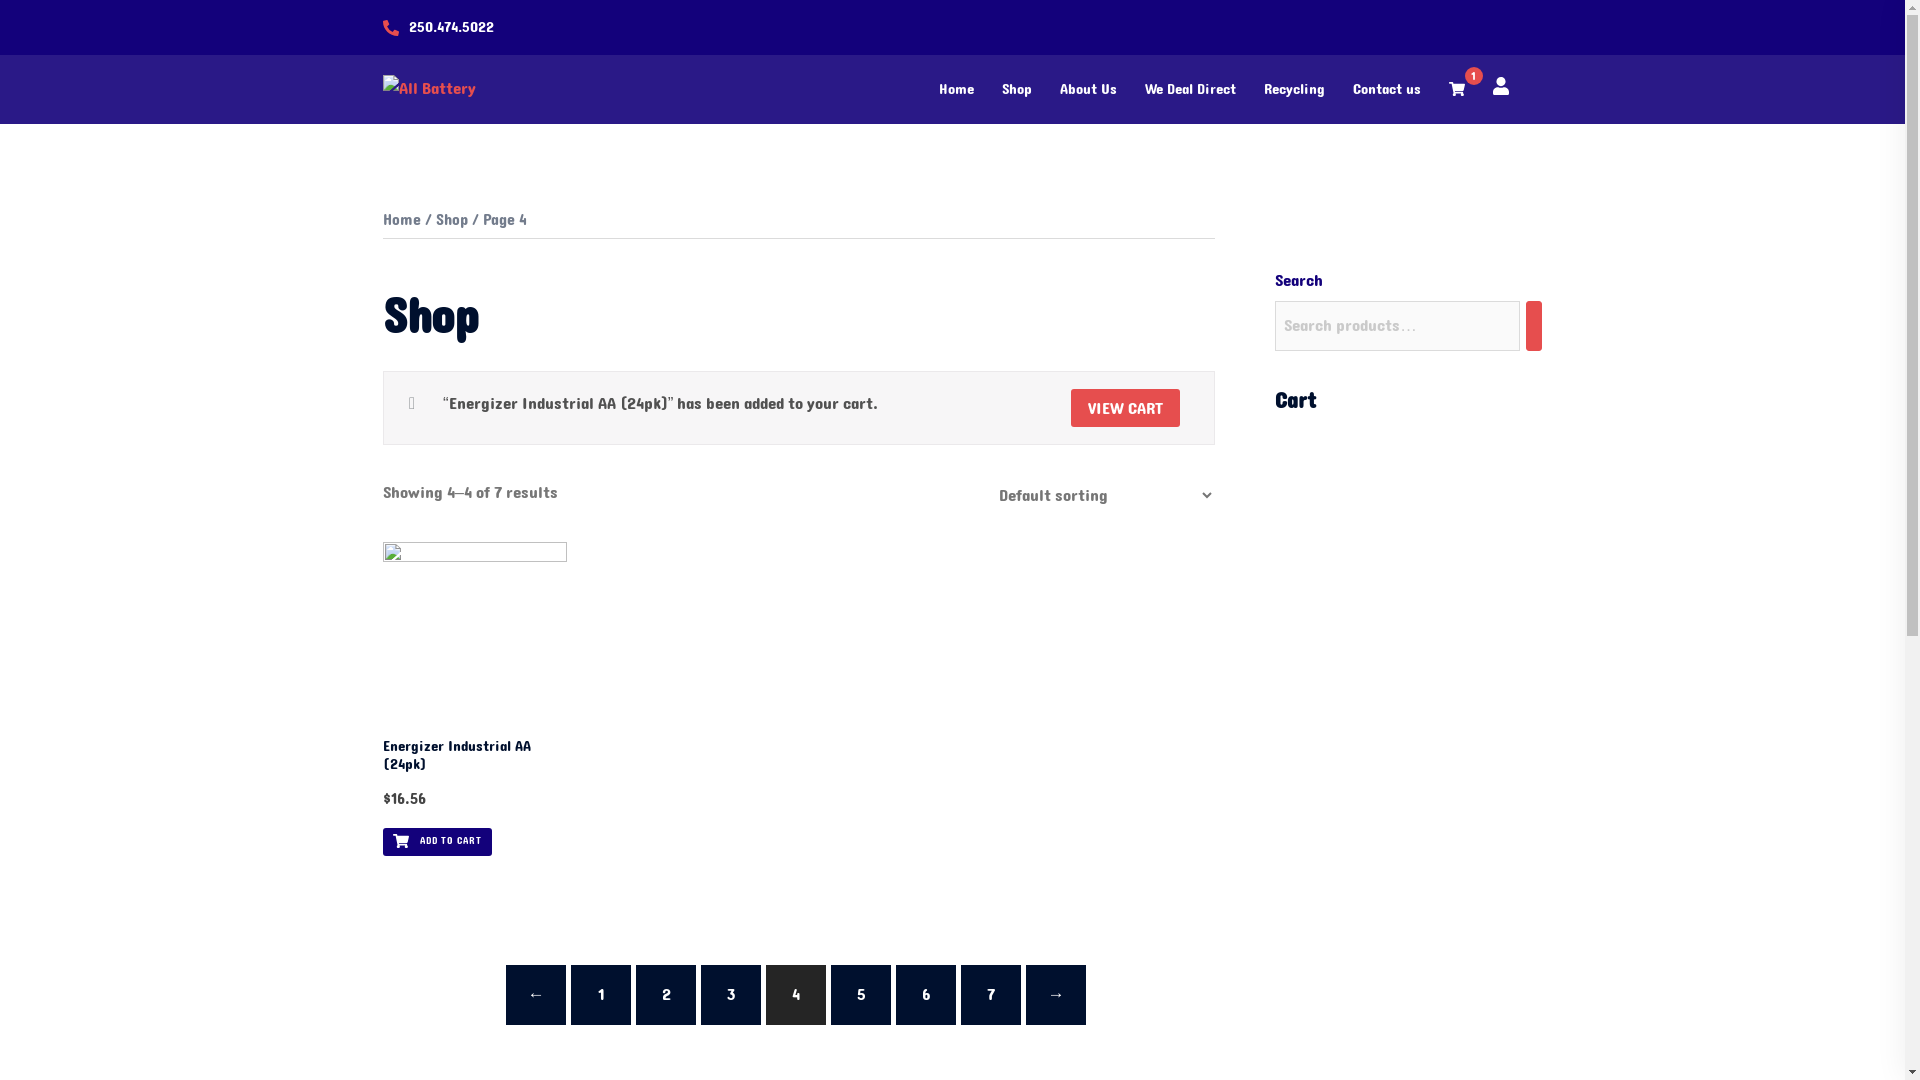  I want to click on 'Recycling', so click(1294, 88).